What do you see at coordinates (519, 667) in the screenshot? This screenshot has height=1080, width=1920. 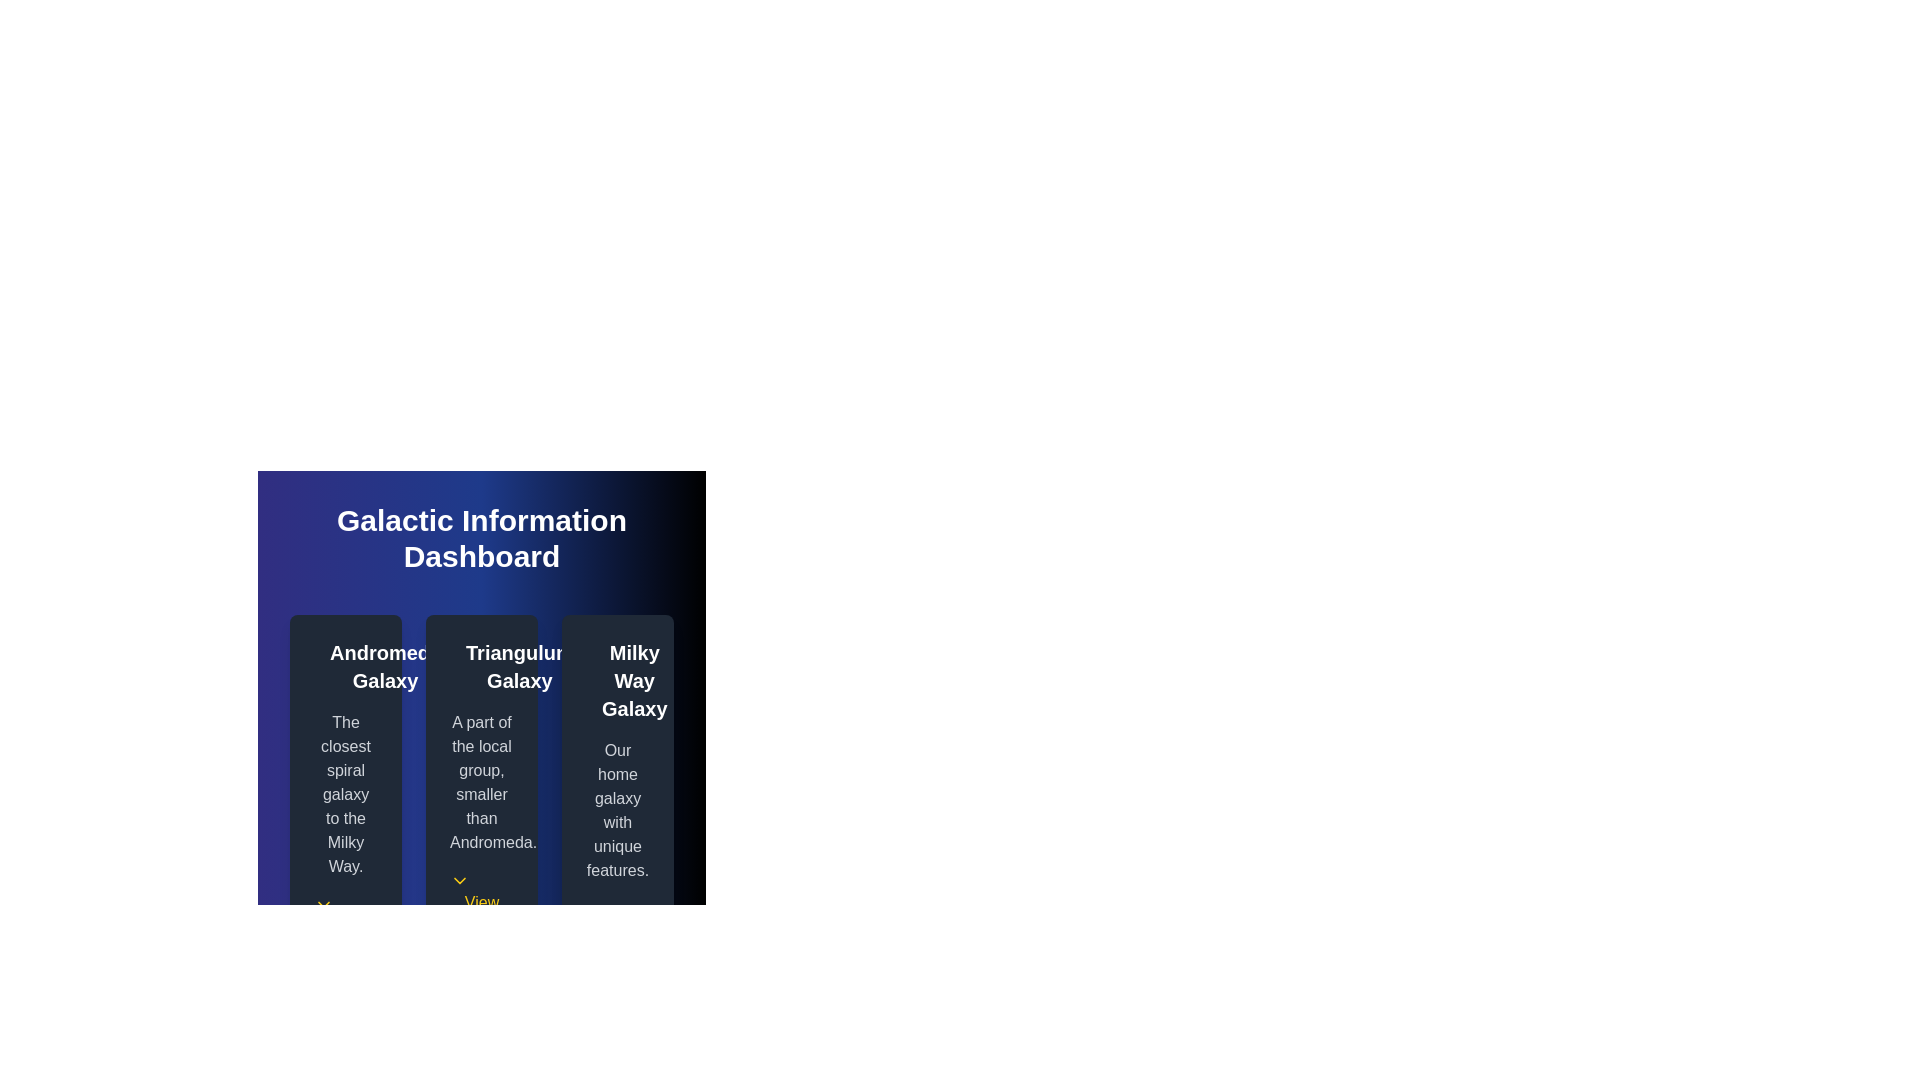 I see `bolded text label displaying 'Triangulum Galaxy' located on the dark card in the middle section of the horizontal layout` at bounding box center [519, 667].